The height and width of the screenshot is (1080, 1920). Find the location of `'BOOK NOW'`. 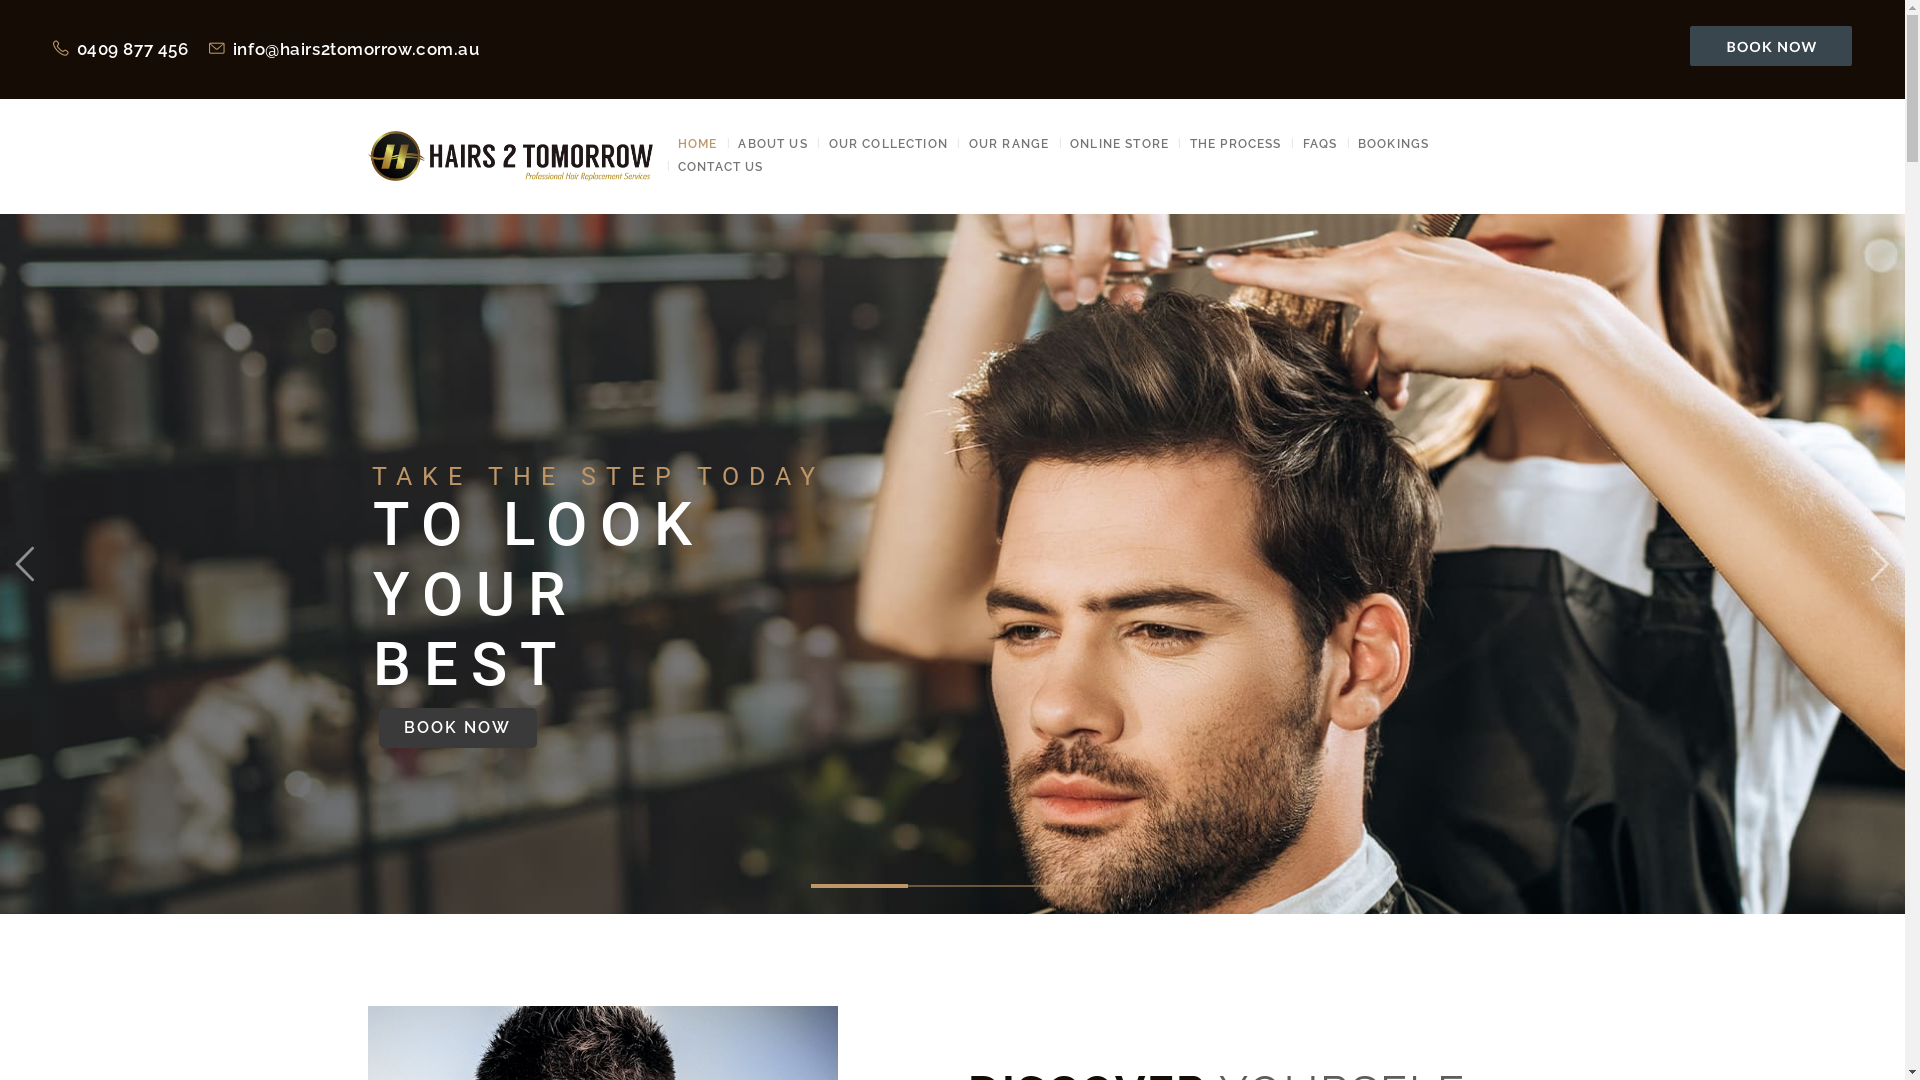

'BOOK NOW' is located at coordinates (455, 728).